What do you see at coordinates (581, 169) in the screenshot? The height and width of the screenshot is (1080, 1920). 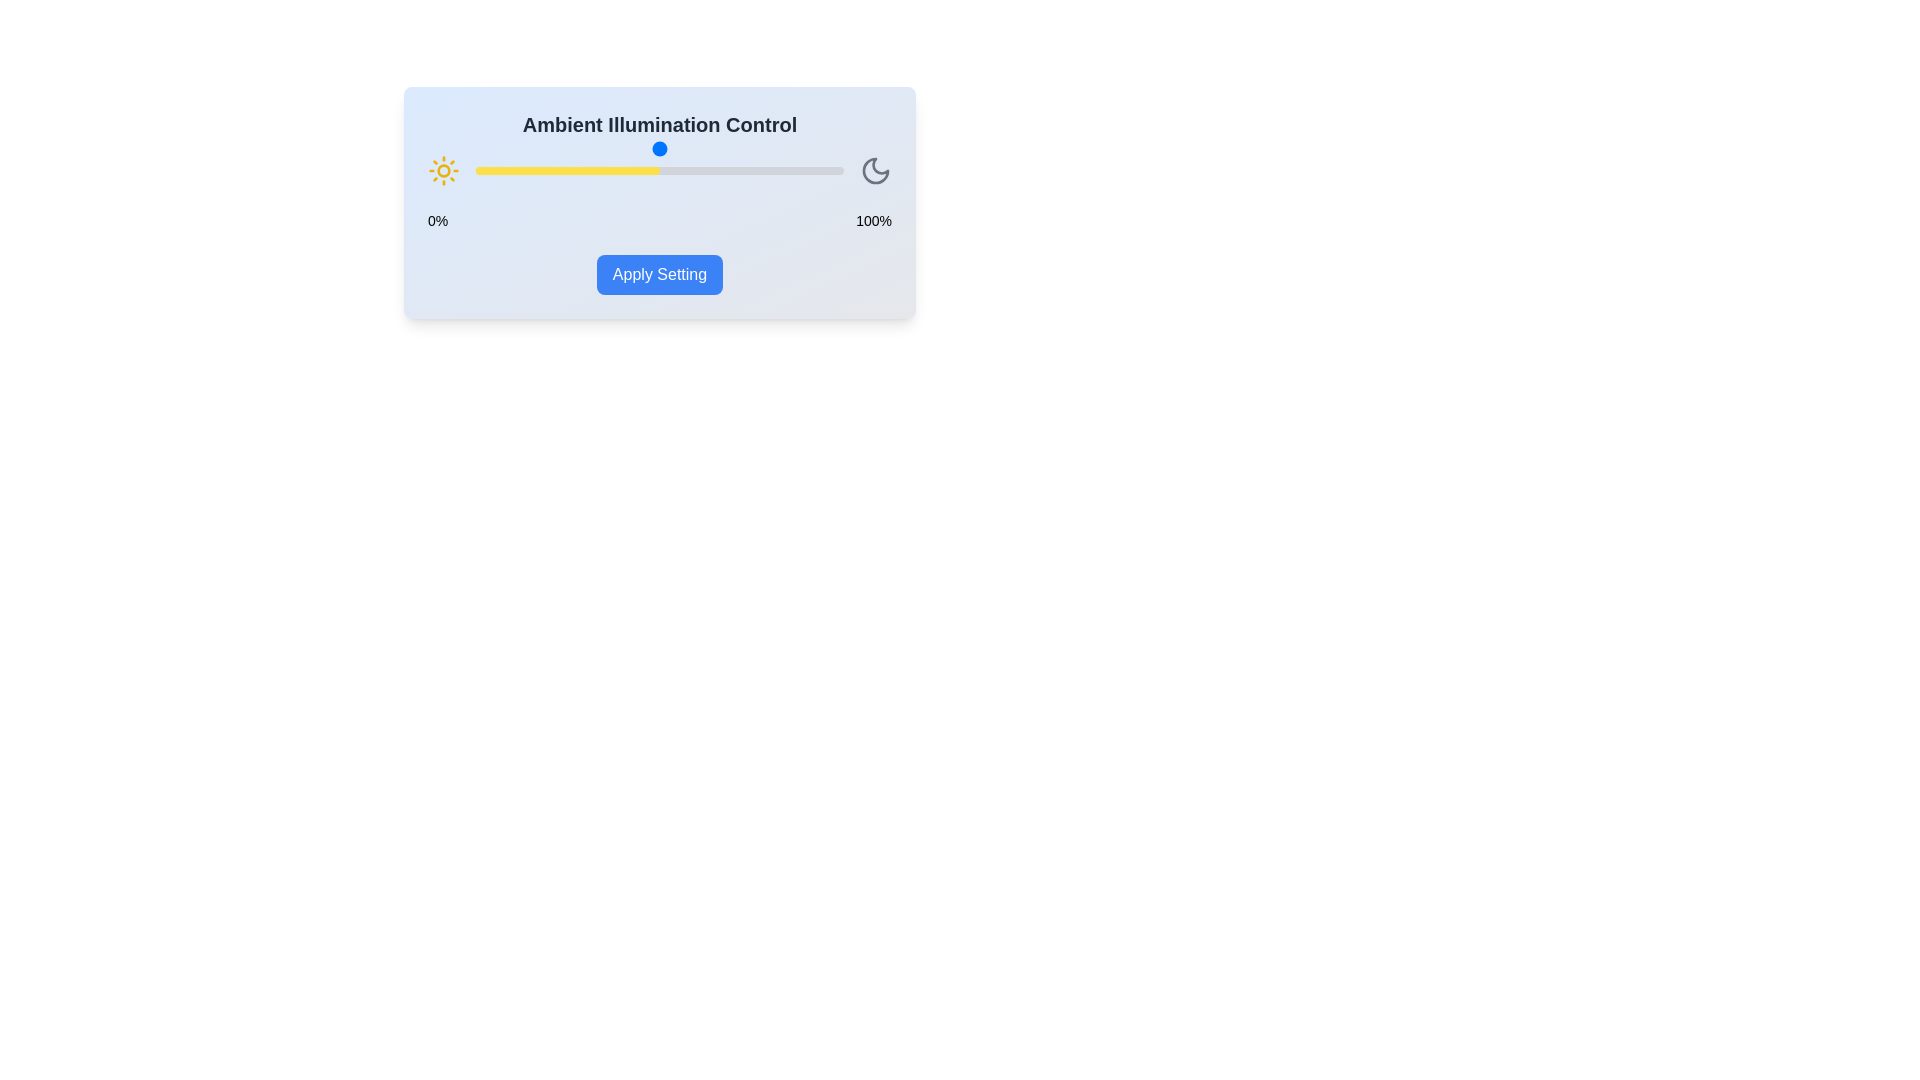 I see `the slider to set the illumination level to 29%` at bounding box center [581, 169].